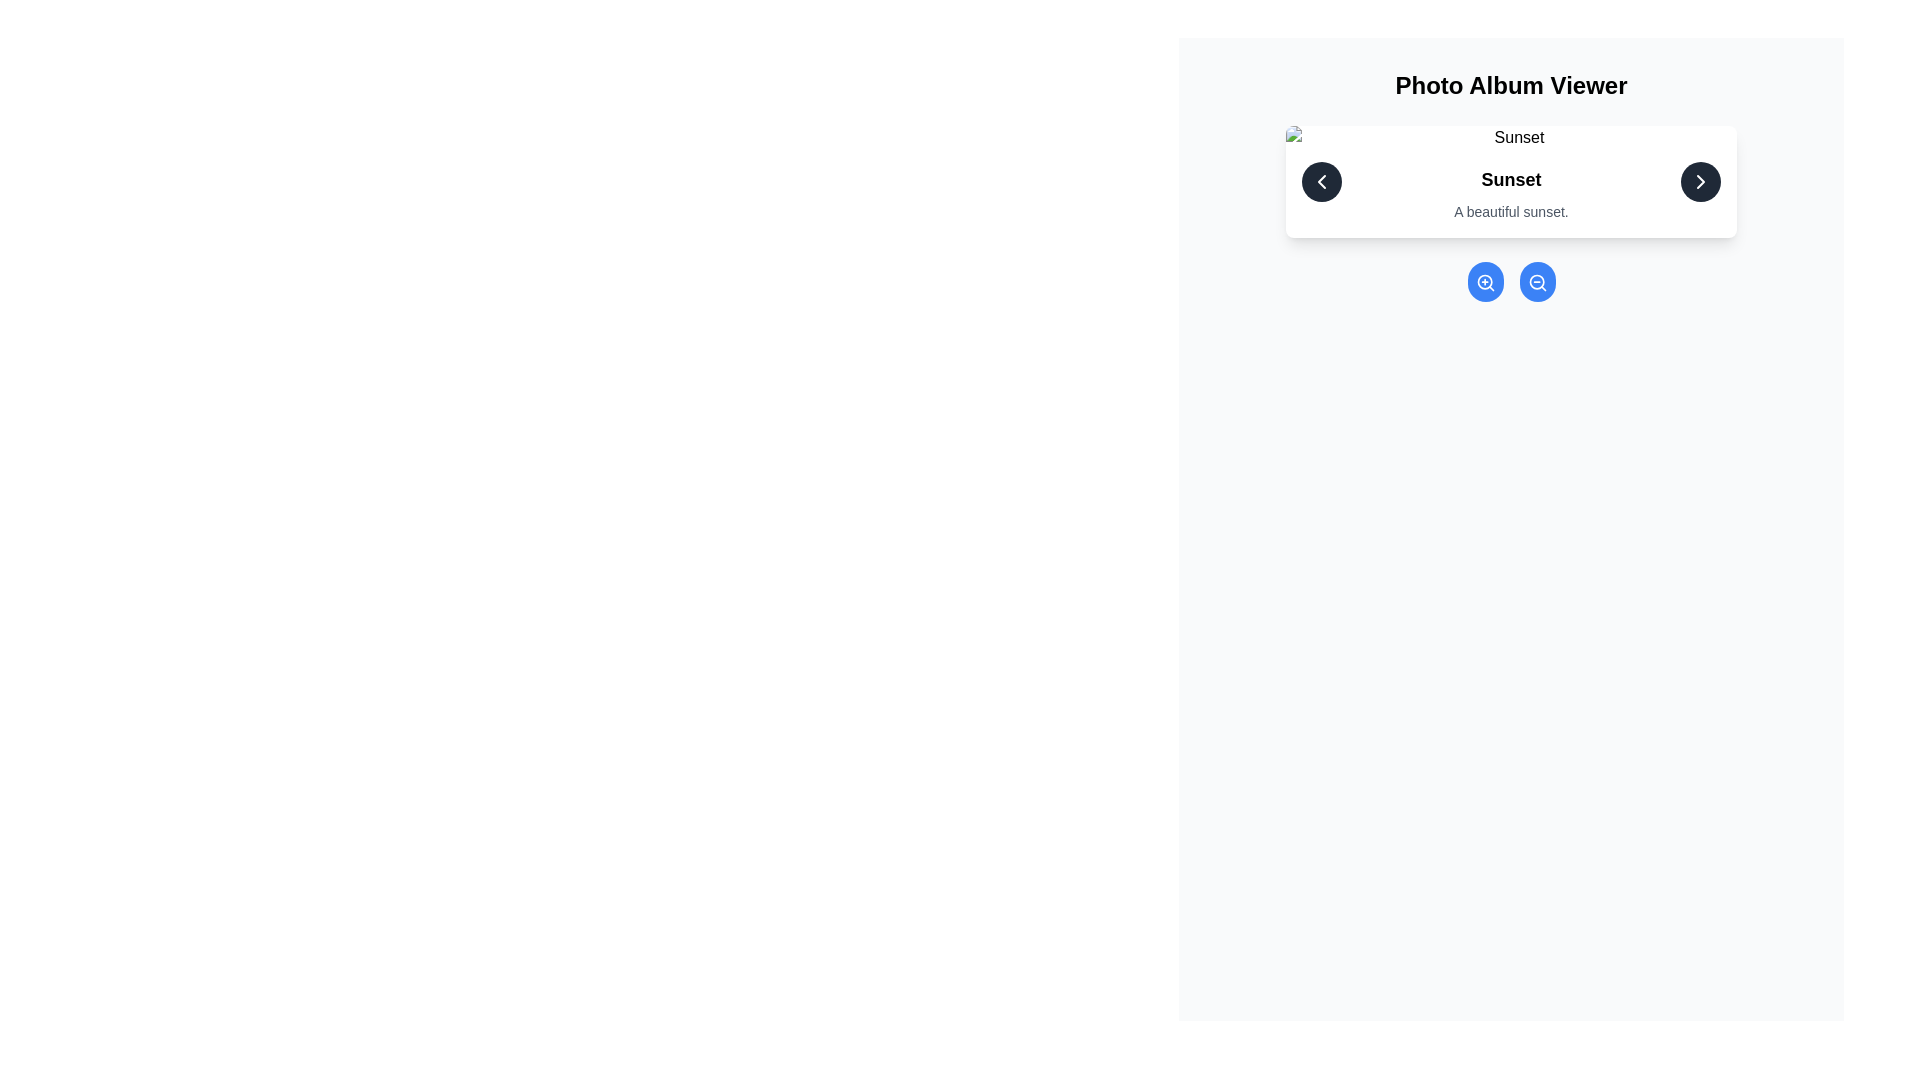 This screenshot has height=1080, width=1920. What do you see at coordinates (1322, 181) in the screenshot?
I see `the circular button containing a minimalist leftward arrow icon` at bounding box center [1322, 181].